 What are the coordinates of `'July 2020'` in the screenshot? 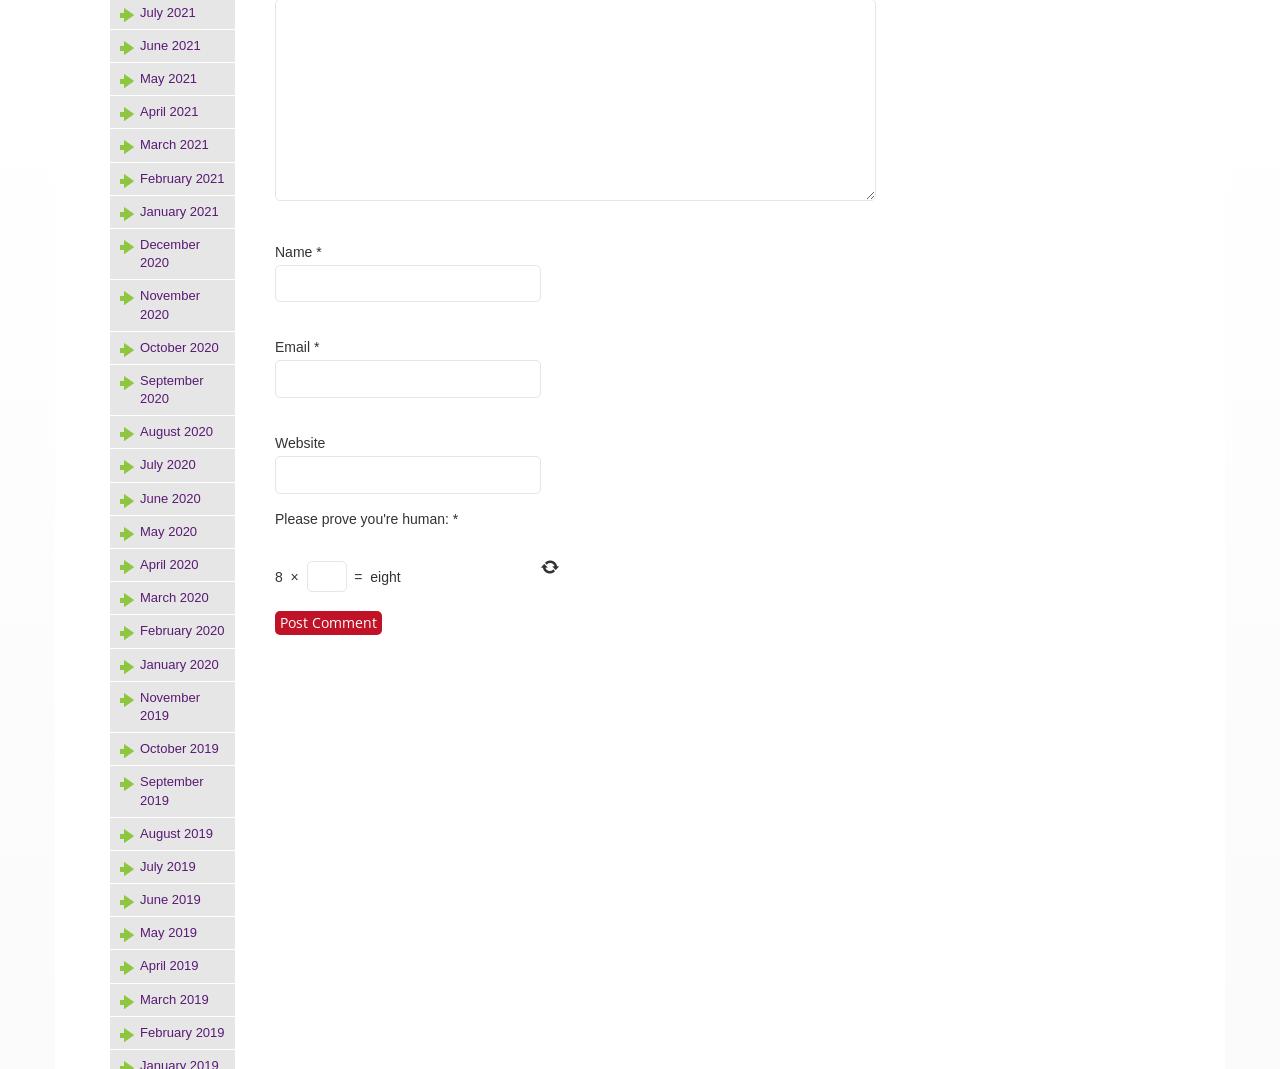 It's located at (167, 463).